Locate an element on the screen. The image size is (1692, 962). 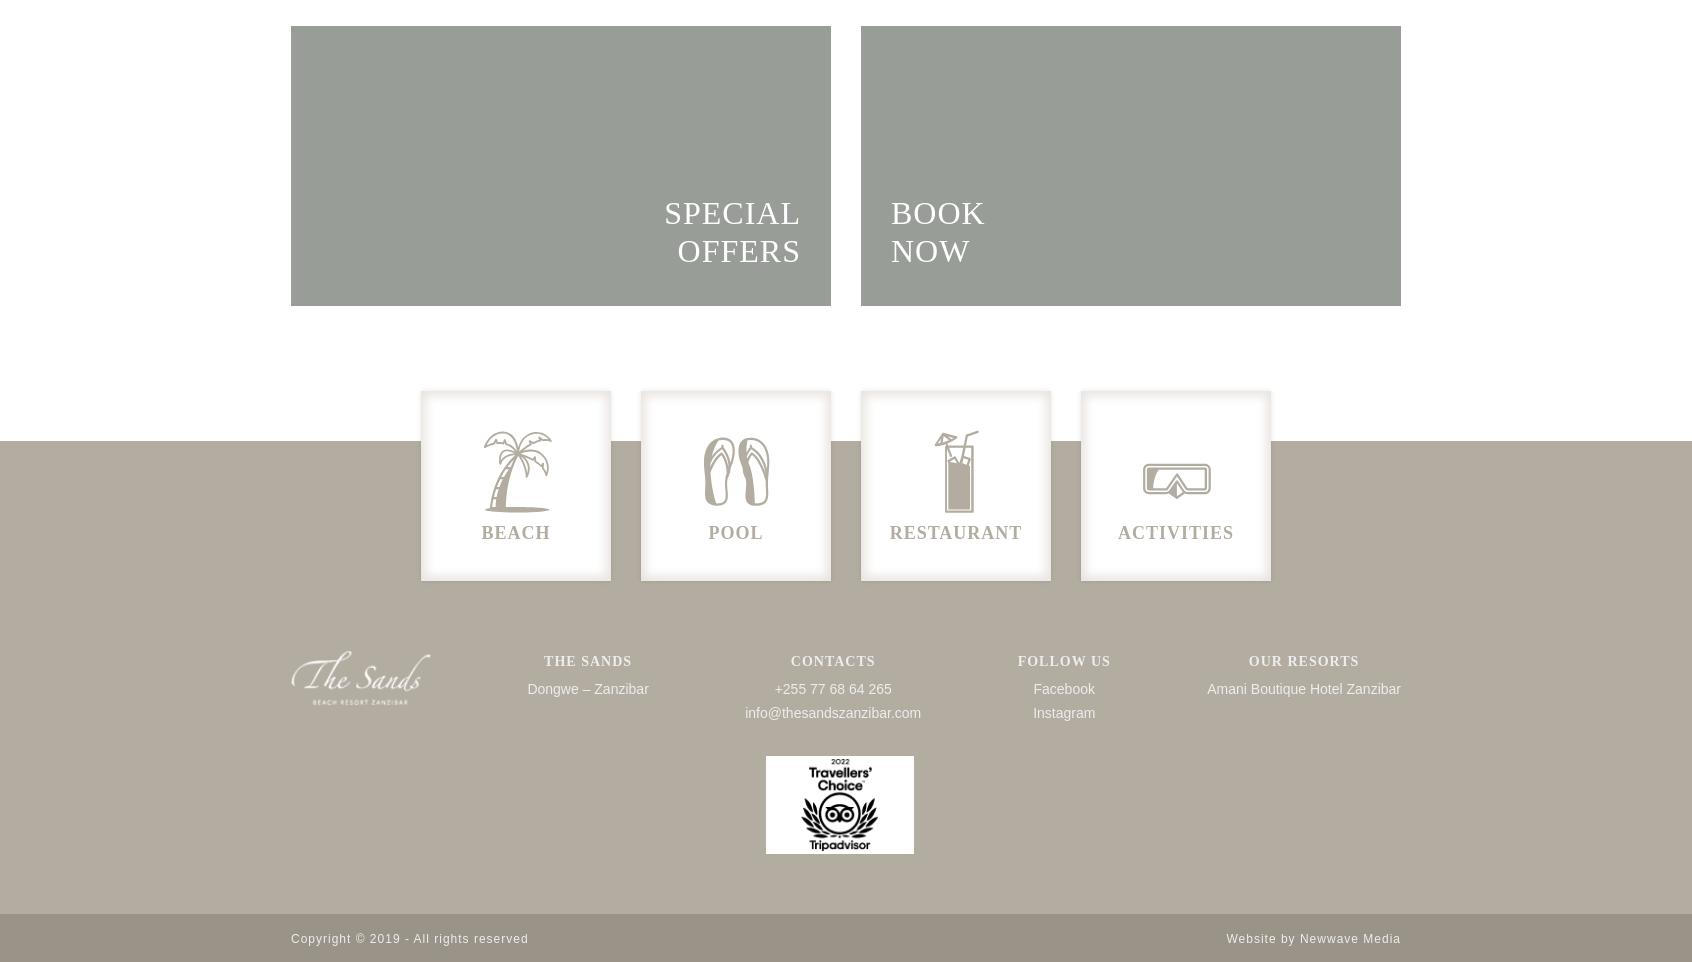
'+255 77 68 64 265' is located at coordinates (832, 687).